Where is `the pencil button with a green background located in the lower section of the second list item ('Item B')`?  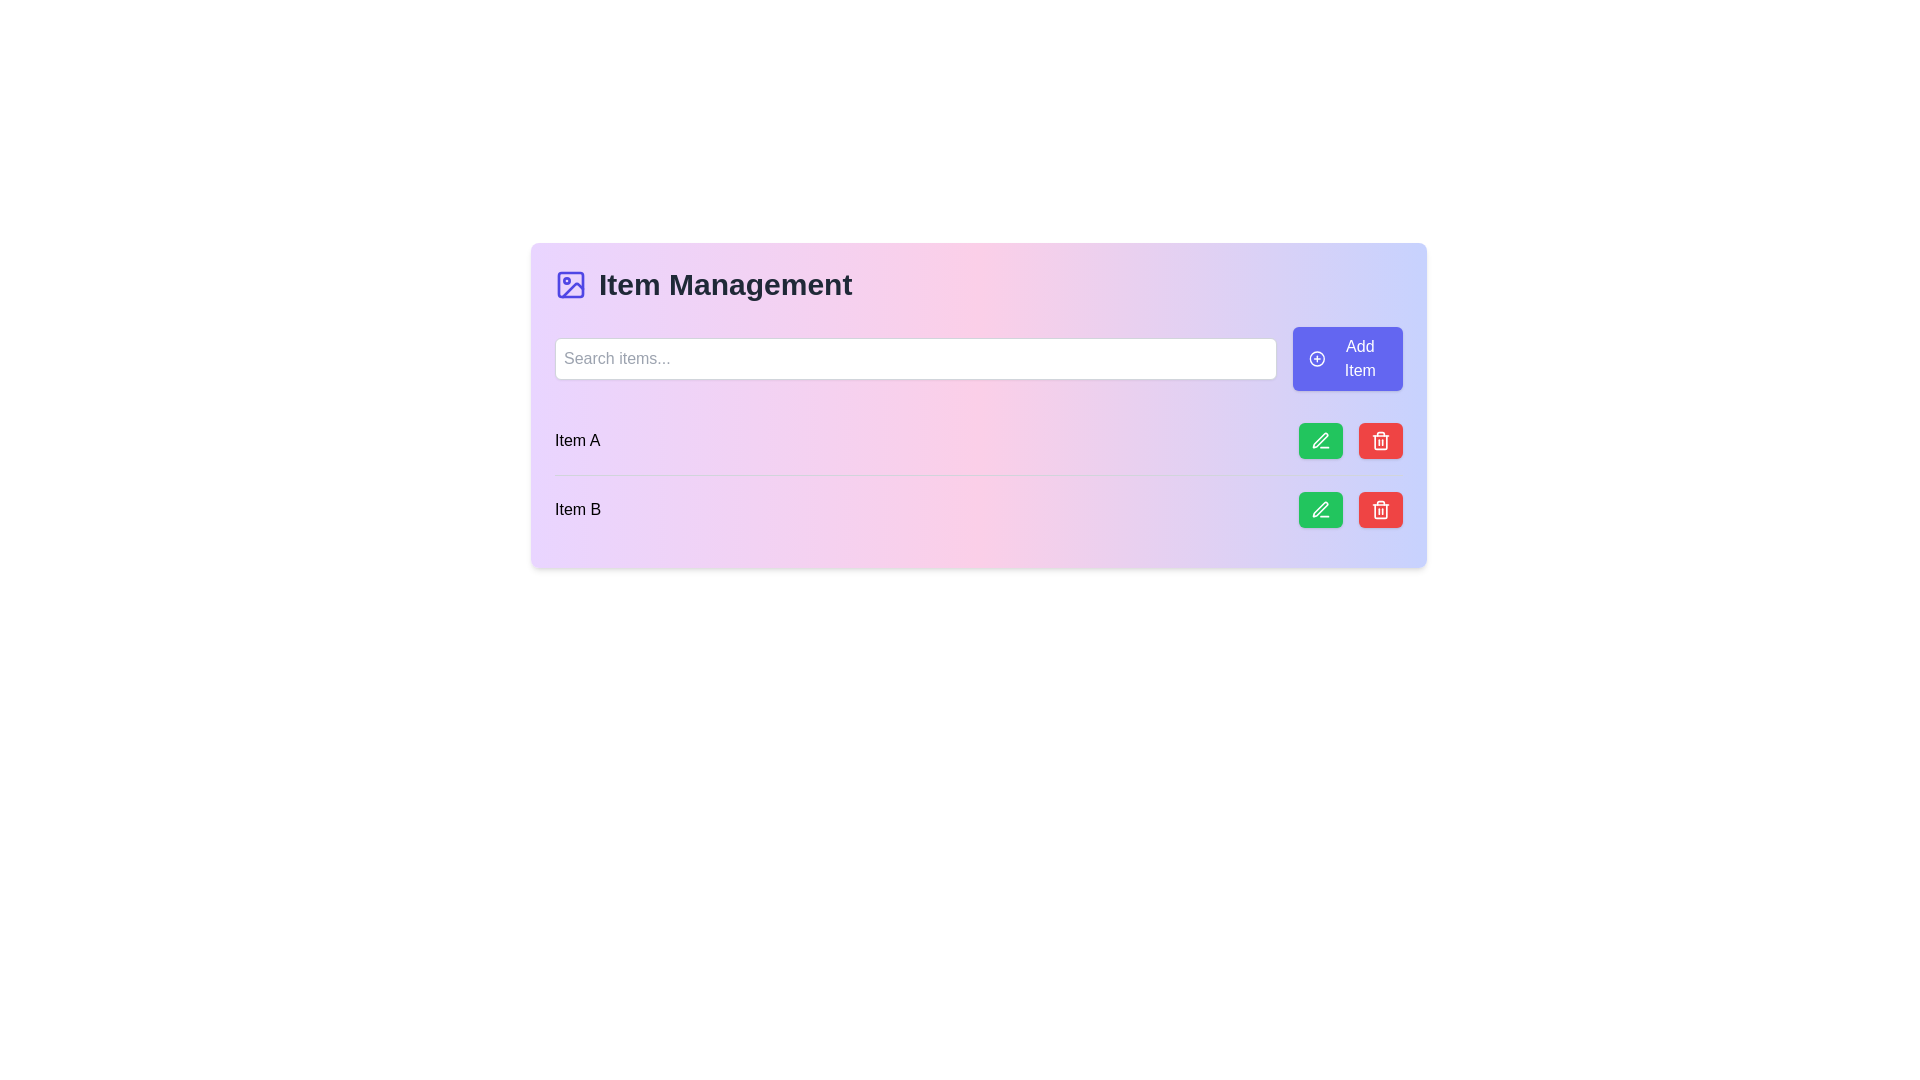 the pencil button with a green background located in the lower section of the second list item ('Item B') is located at coordinates (1320, 438).